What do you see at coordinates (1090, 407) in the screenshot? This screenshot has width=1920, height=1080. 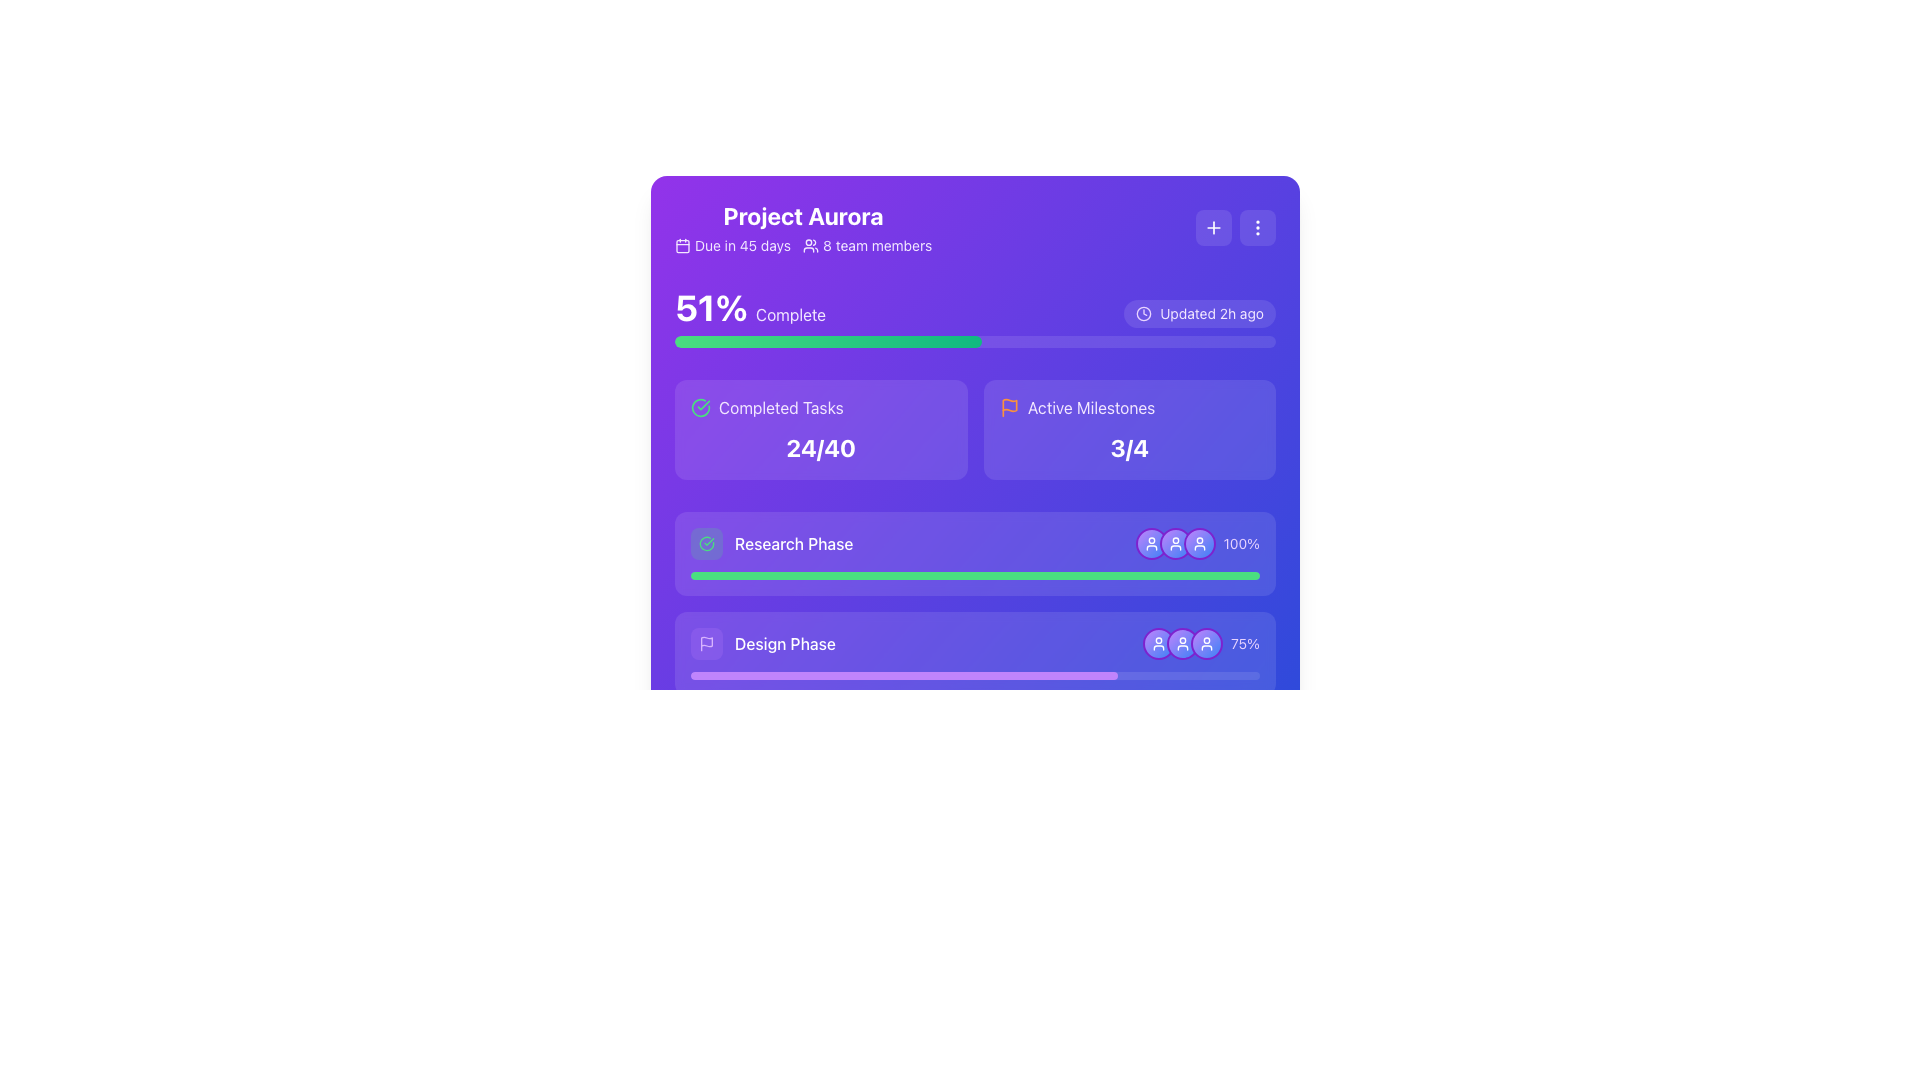 I see `the 'Active Milestones' text label, which indicates the status of milestones related to a project or task, located in the right section of a card layout` at bounding box center [1090, 407].